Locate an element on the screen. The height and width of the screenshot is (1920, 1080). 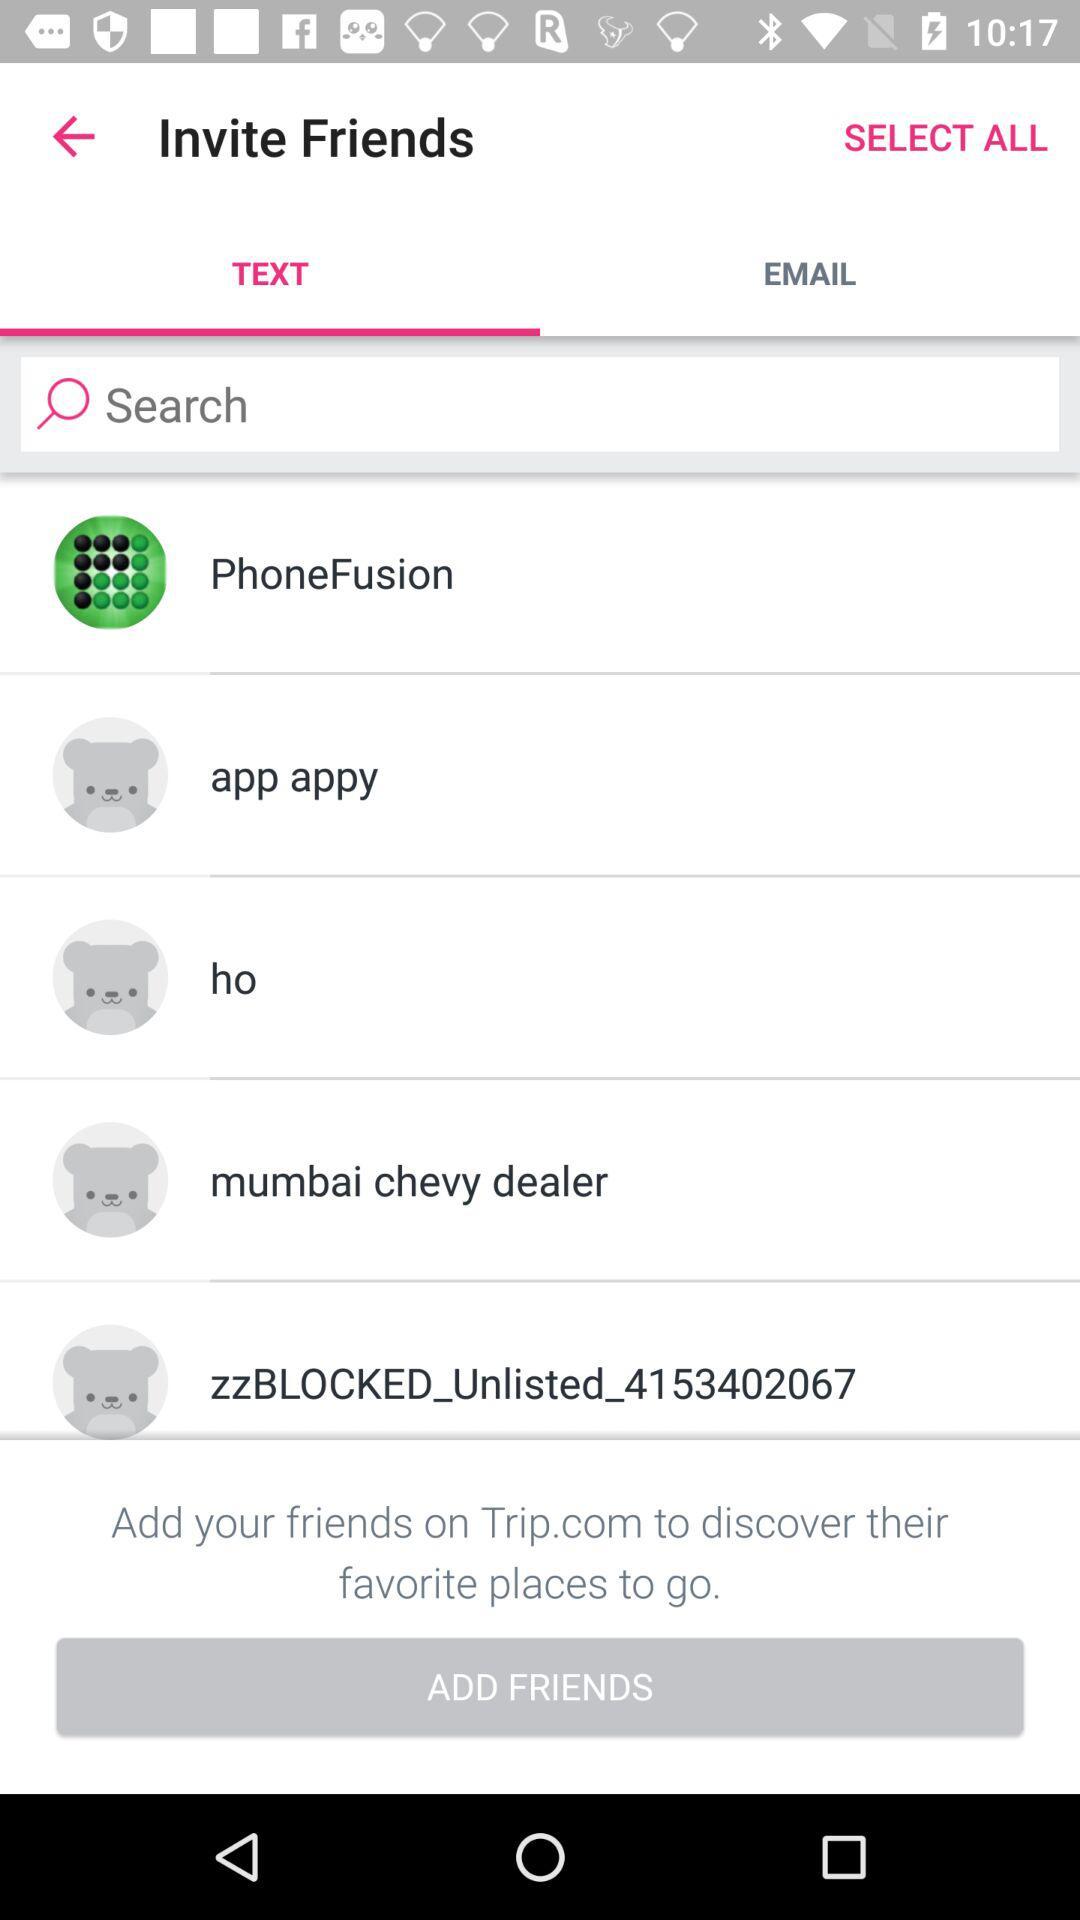
button right to the header text is located at coordinates (945, 136).